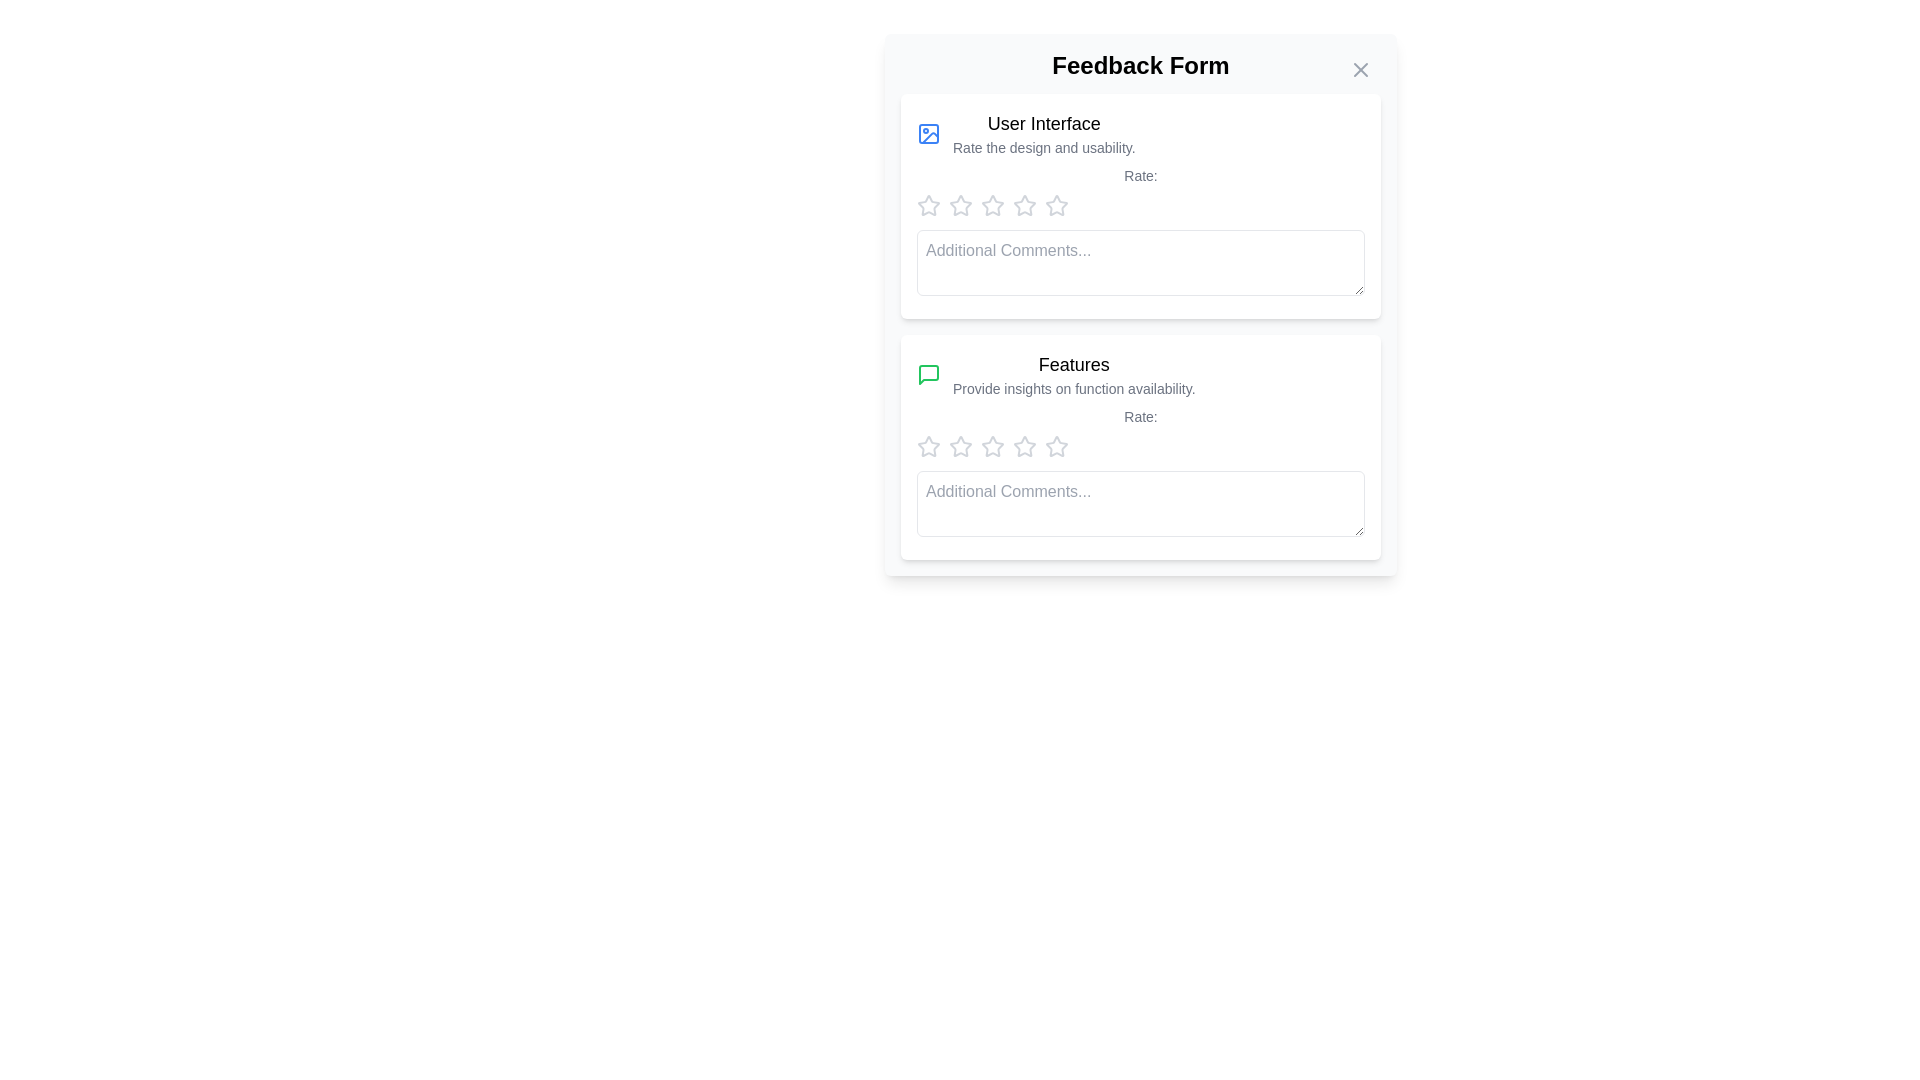 The height and width of the screenshot is (1080, 1920). What do you see at coordinates (960, 445) in the screenshot?
I see `the first rating star icon in the 'Features' section of the feedback form` at bounding box center [960, 445].